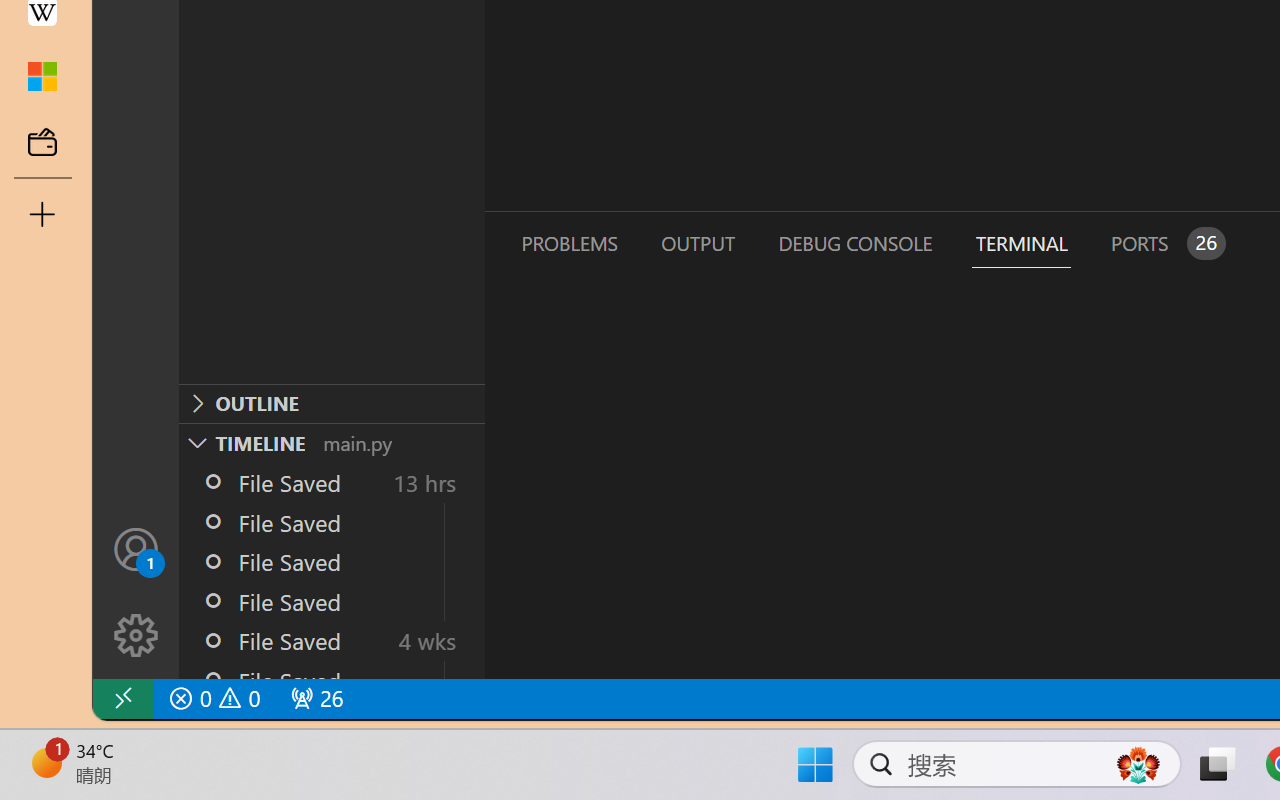  What do you see at coordinates (1021, 242) in the screenshot?
I see `'Terminal (Ctrl+`)'` at bounding box center [1021, 242].